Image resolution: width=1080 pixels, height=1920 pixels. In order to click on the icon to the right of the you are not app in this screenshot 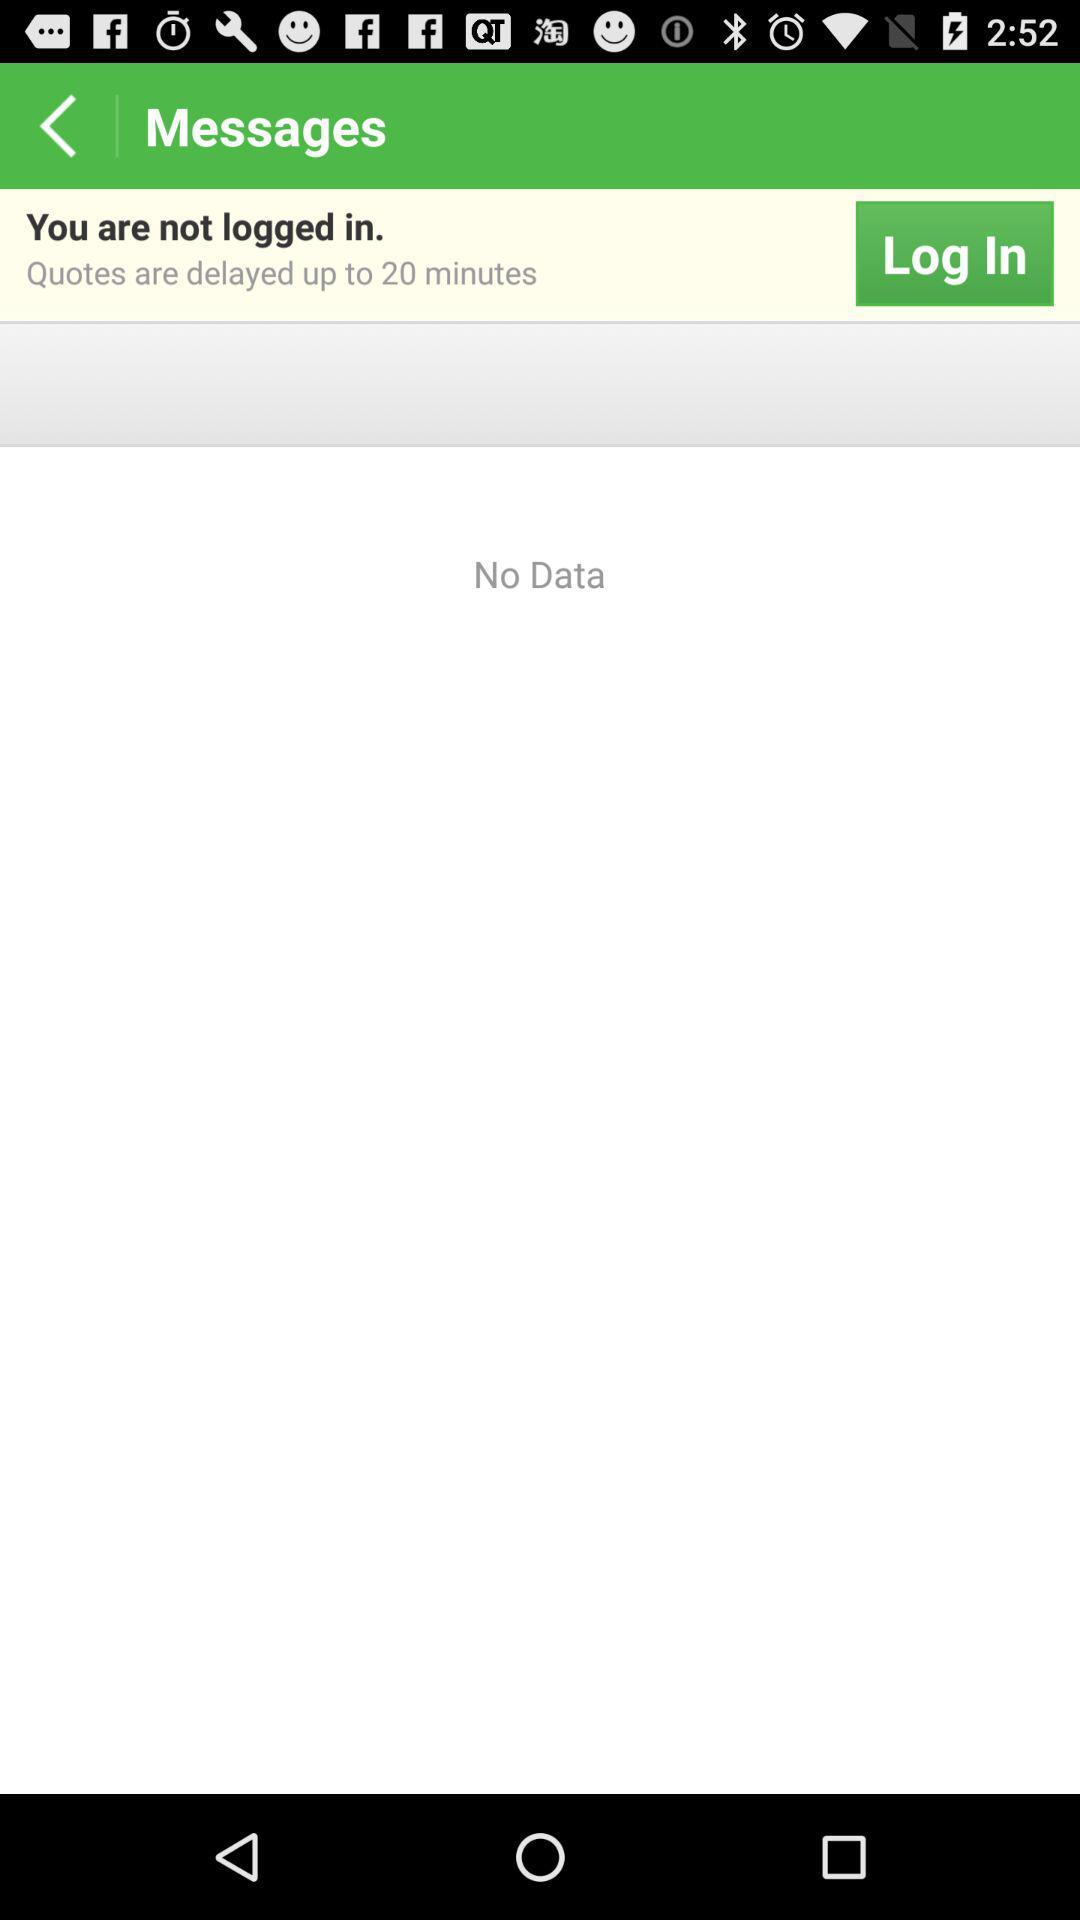, I will do `click(953, 253)`.